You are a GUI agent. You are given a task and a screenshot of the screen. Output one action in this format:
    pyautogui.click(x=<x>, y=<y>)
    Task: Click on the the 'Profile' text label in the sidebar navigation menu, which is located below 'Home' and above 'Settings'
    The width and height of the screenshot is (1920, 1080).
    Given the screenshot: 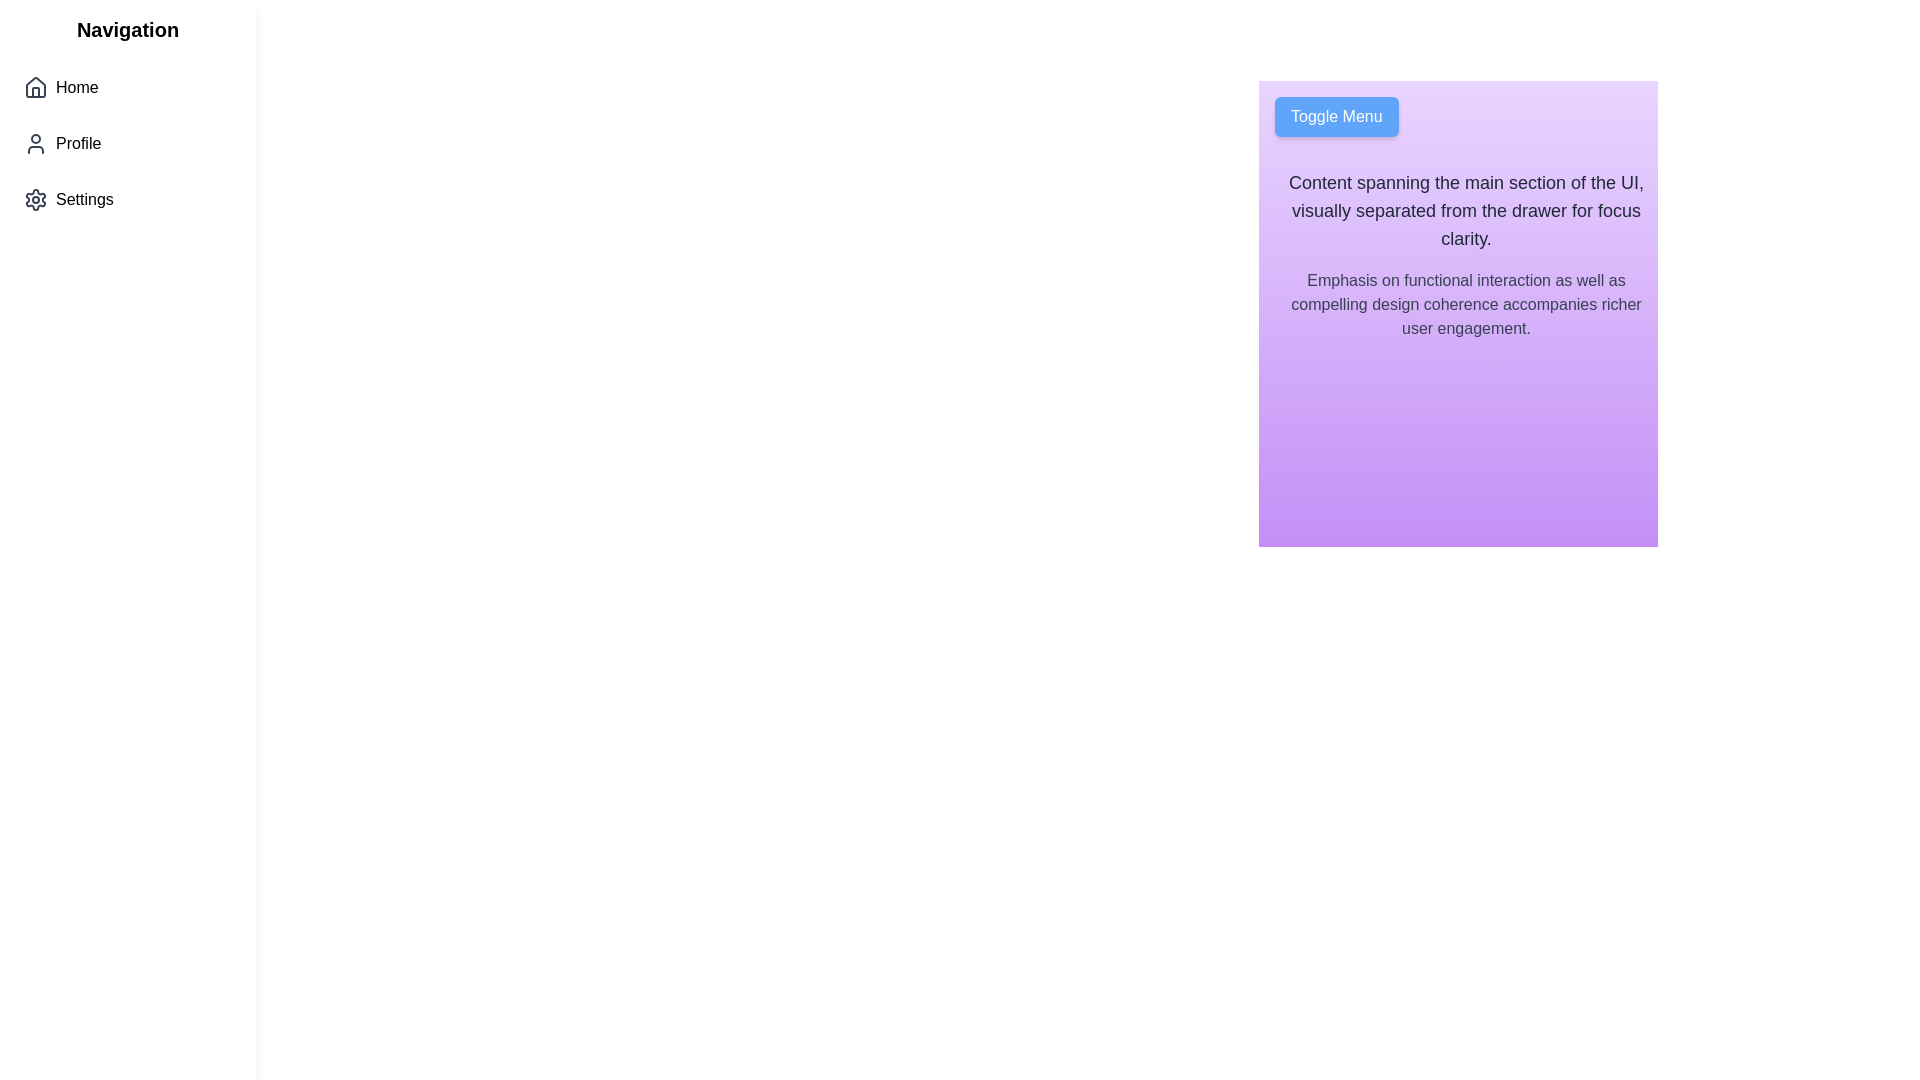 What is the action you would take?
    pyautogui.click(x=78, y=142)
    